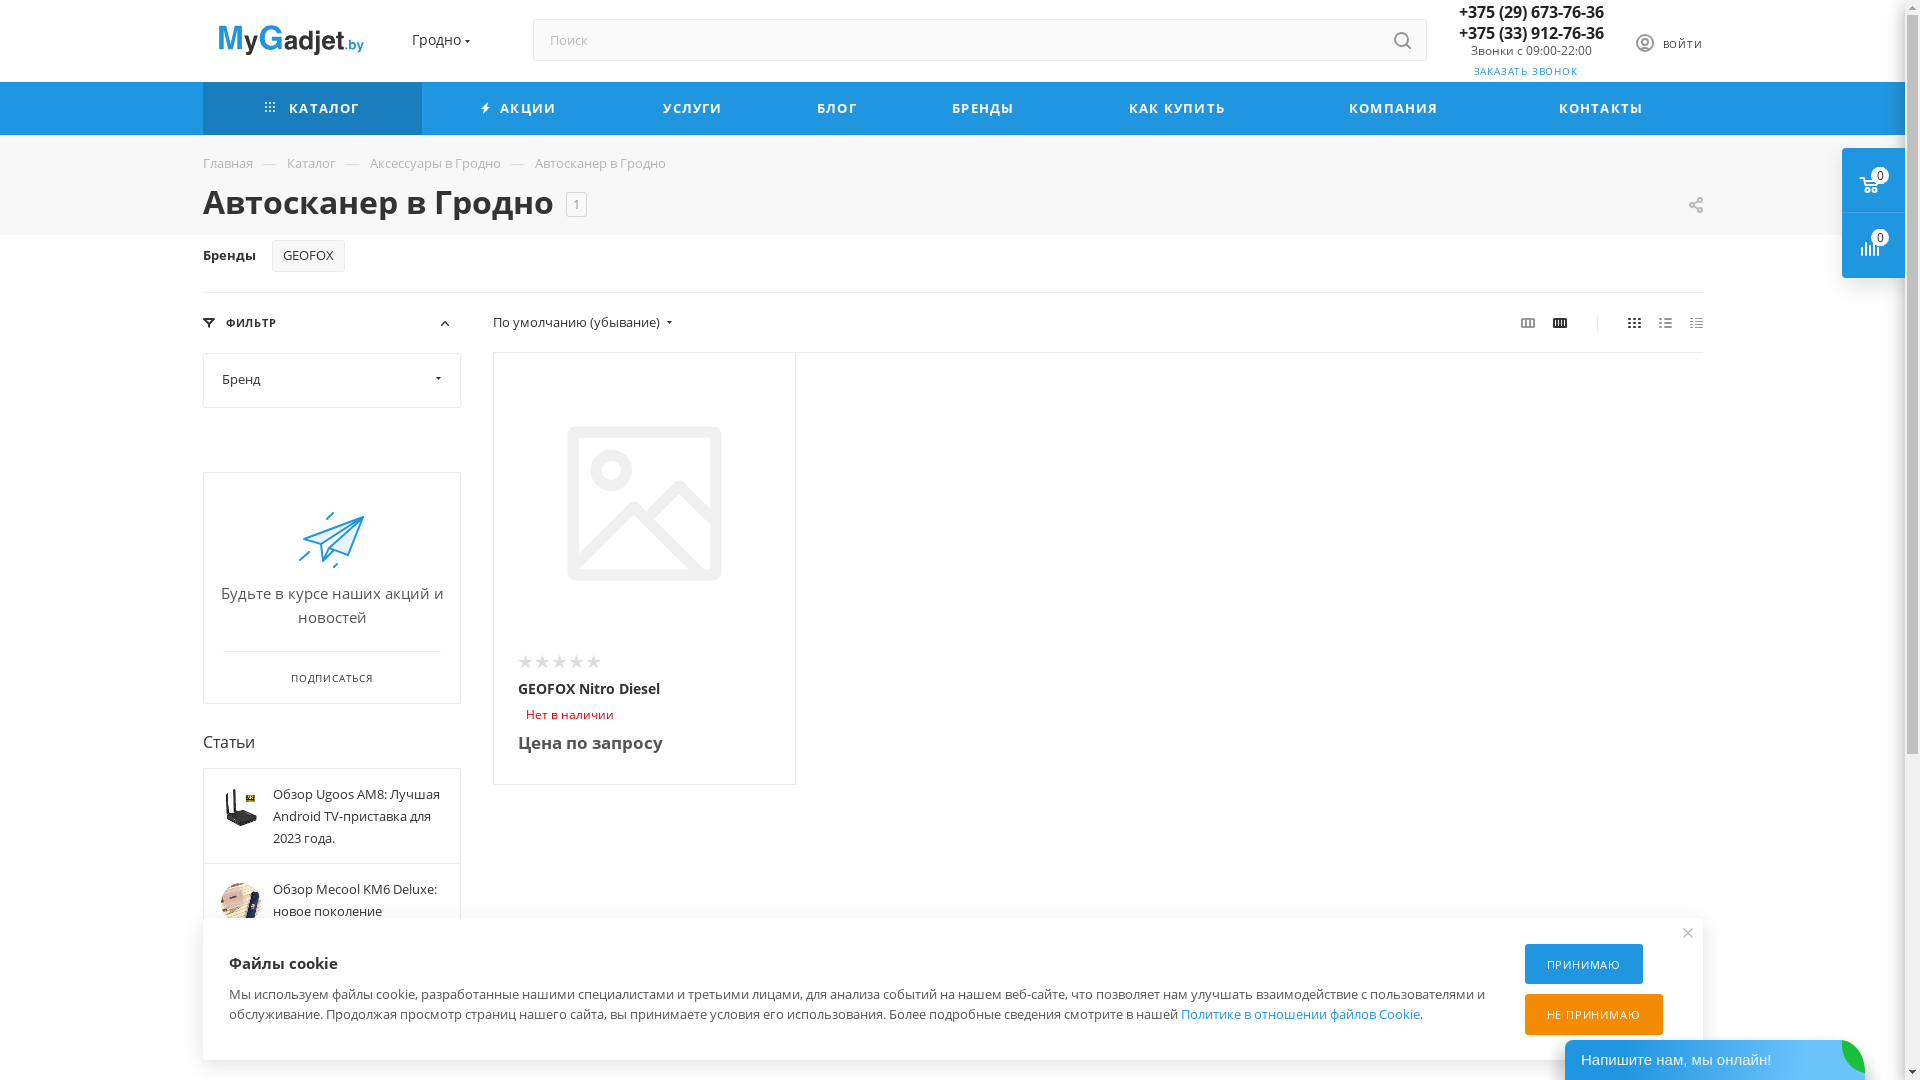 The width and height of the screenshot is (1920, 1080). What do you see at coordinates (271, 254) in the screenshot?
I see `'GEOFOX'` at bounding box center [271, 254].